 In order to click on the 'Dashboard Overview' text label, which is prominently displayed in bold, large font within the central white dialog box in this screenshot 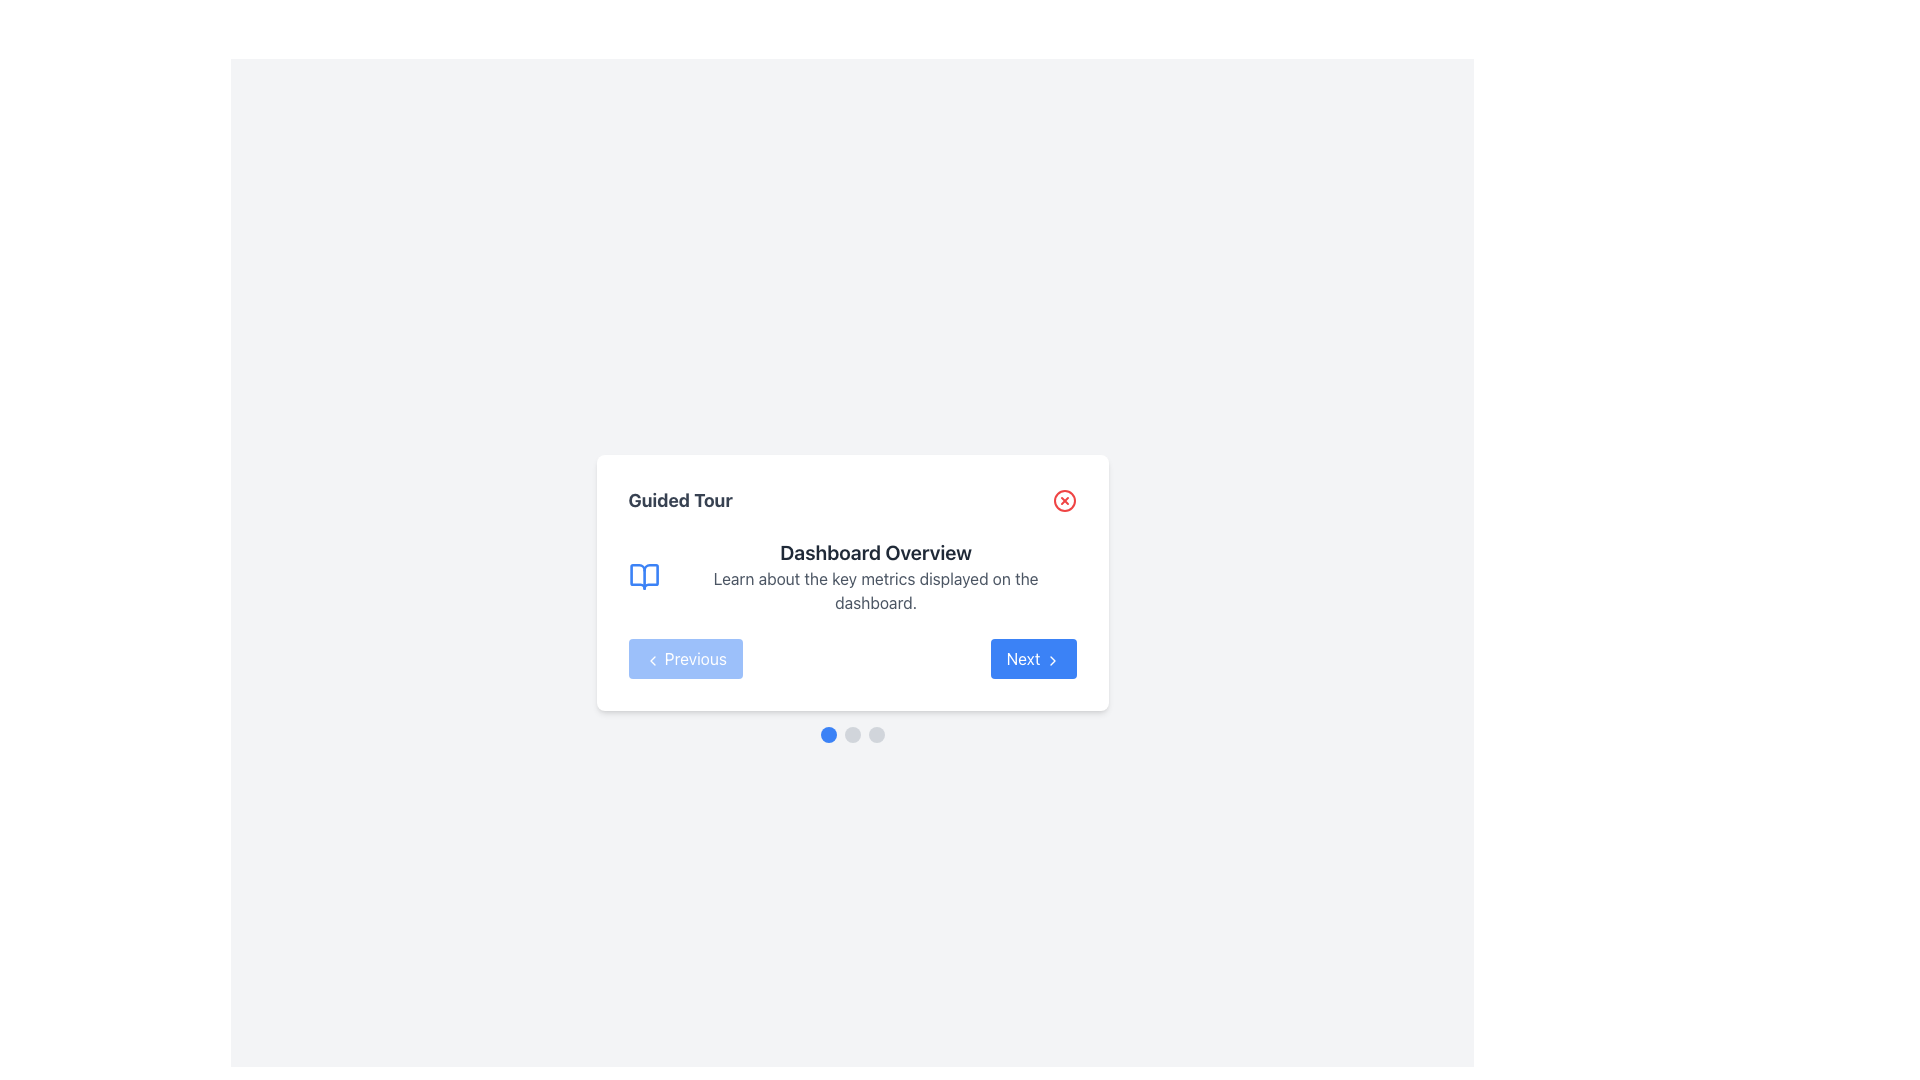, I will do `click(876, 552)`.